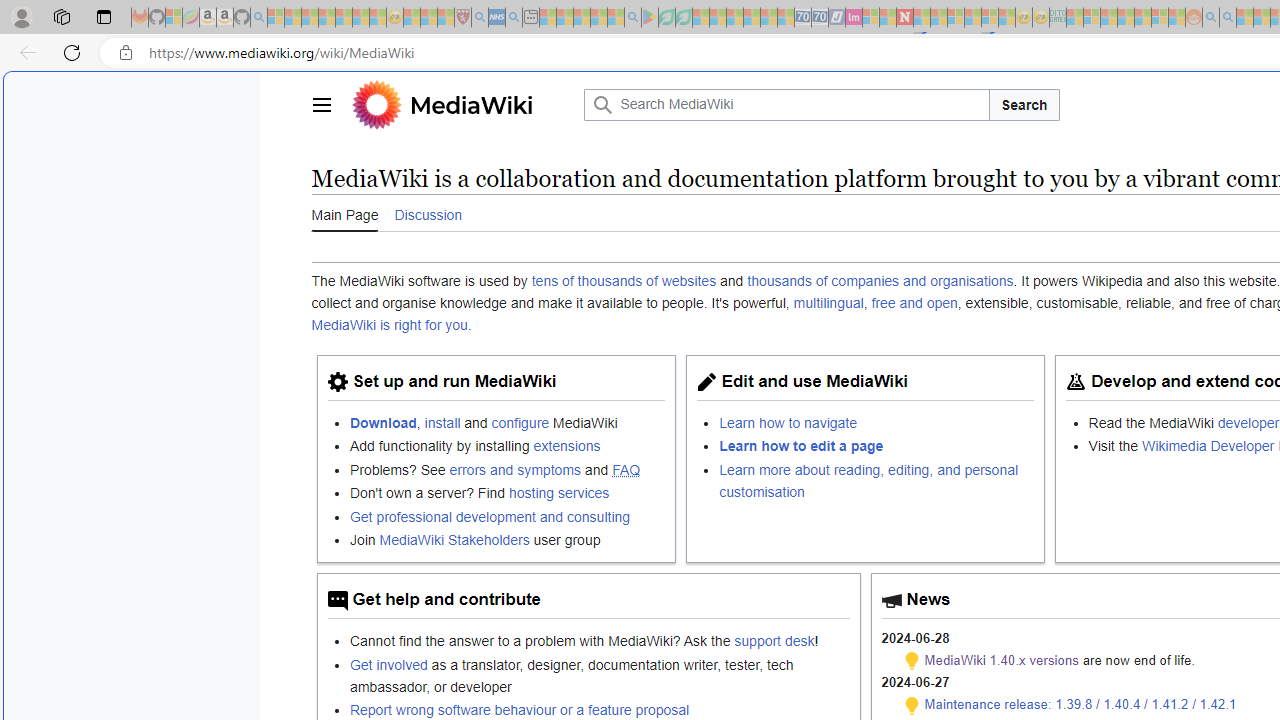 This screenshot has width=1280, height=720. What do you see at coordinates (1001, 660) in the screenshot?
I see `'MediaWiki 1.40.x versions'` at bounding box center [1001, 660].